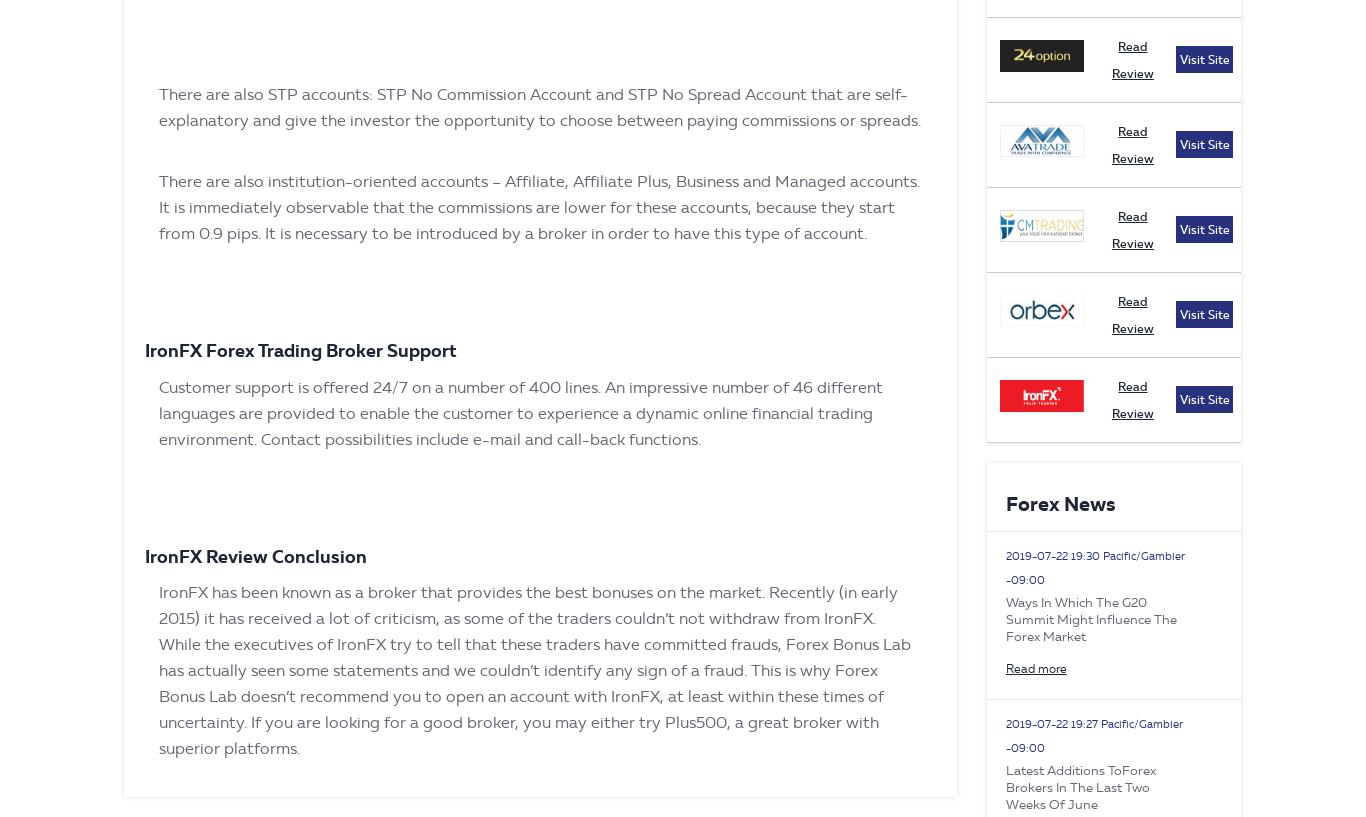 This screenshot has width=1366, height=817. I want to click on 'Read more', so click(1034, 667).